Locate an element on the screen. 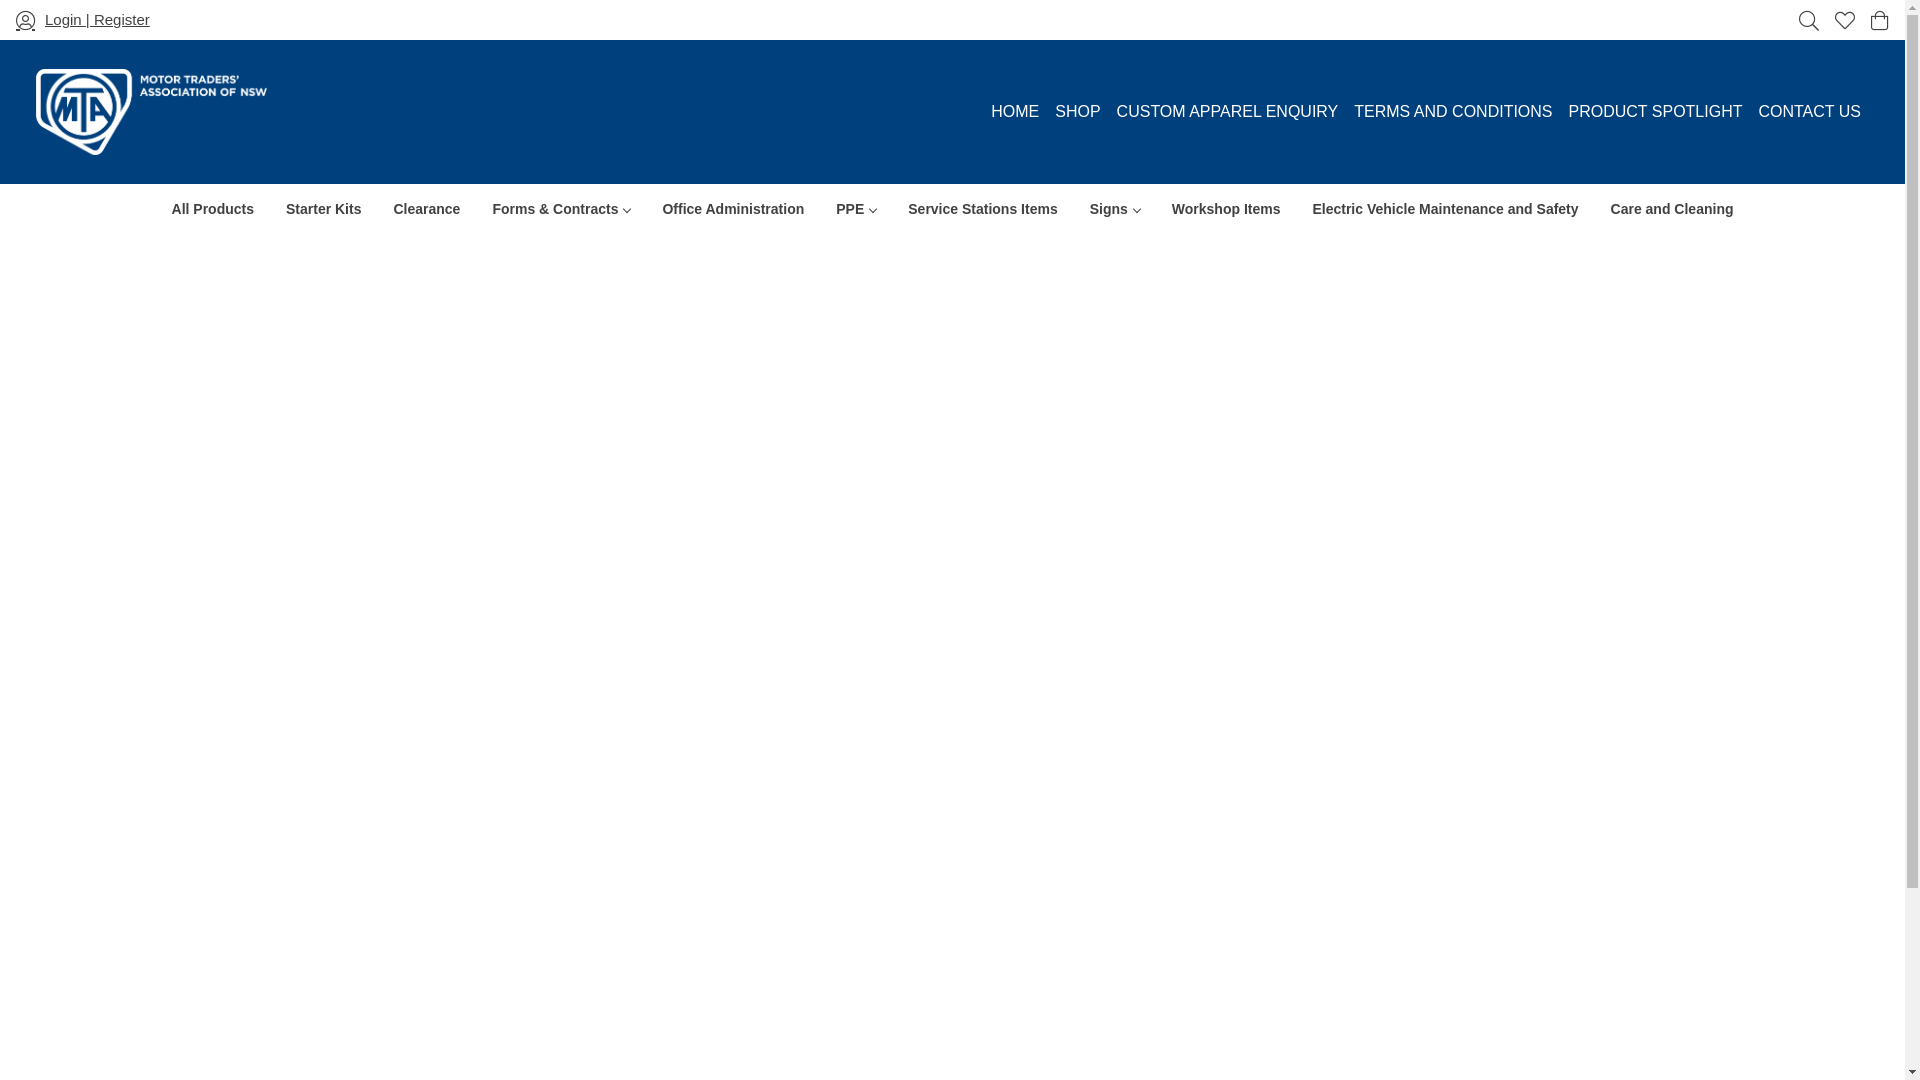 The width and height of the screenshot is (1920, 1080). 'HOME' is located at coordinates (1014, 111).